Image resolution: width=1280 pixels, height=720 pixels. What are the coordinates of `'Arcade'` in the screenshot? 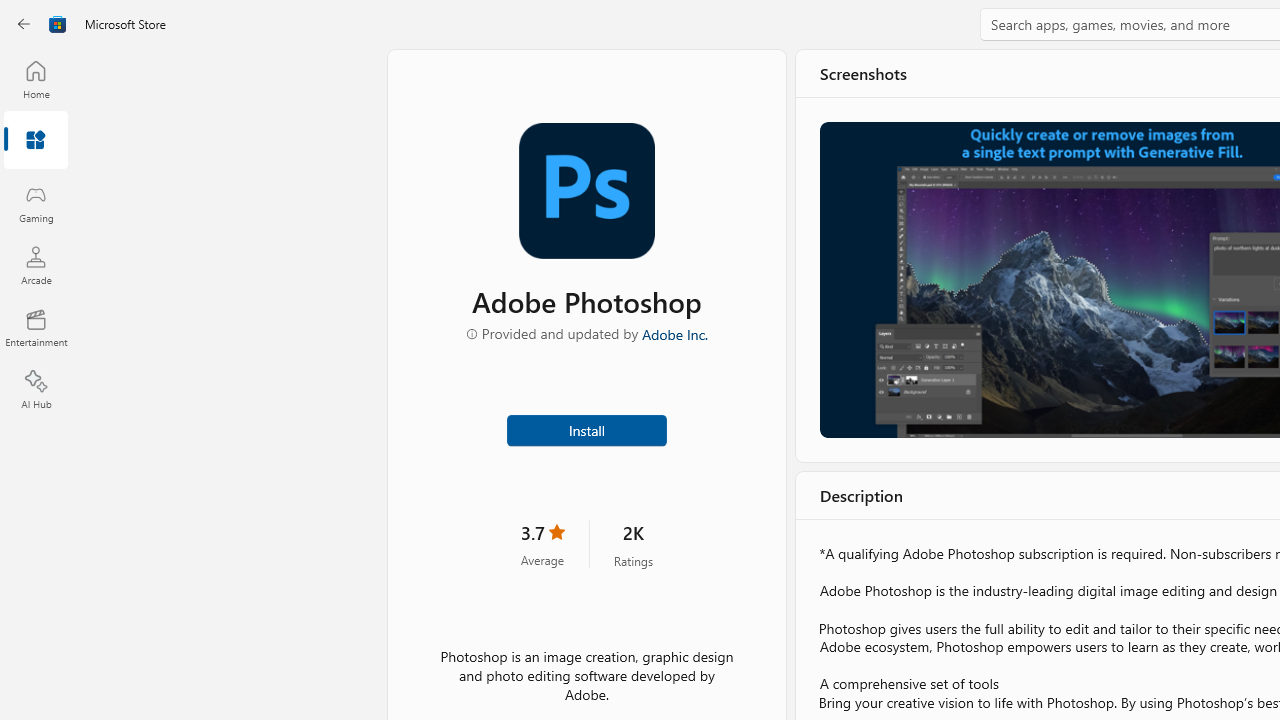 It's located at (35, 264).